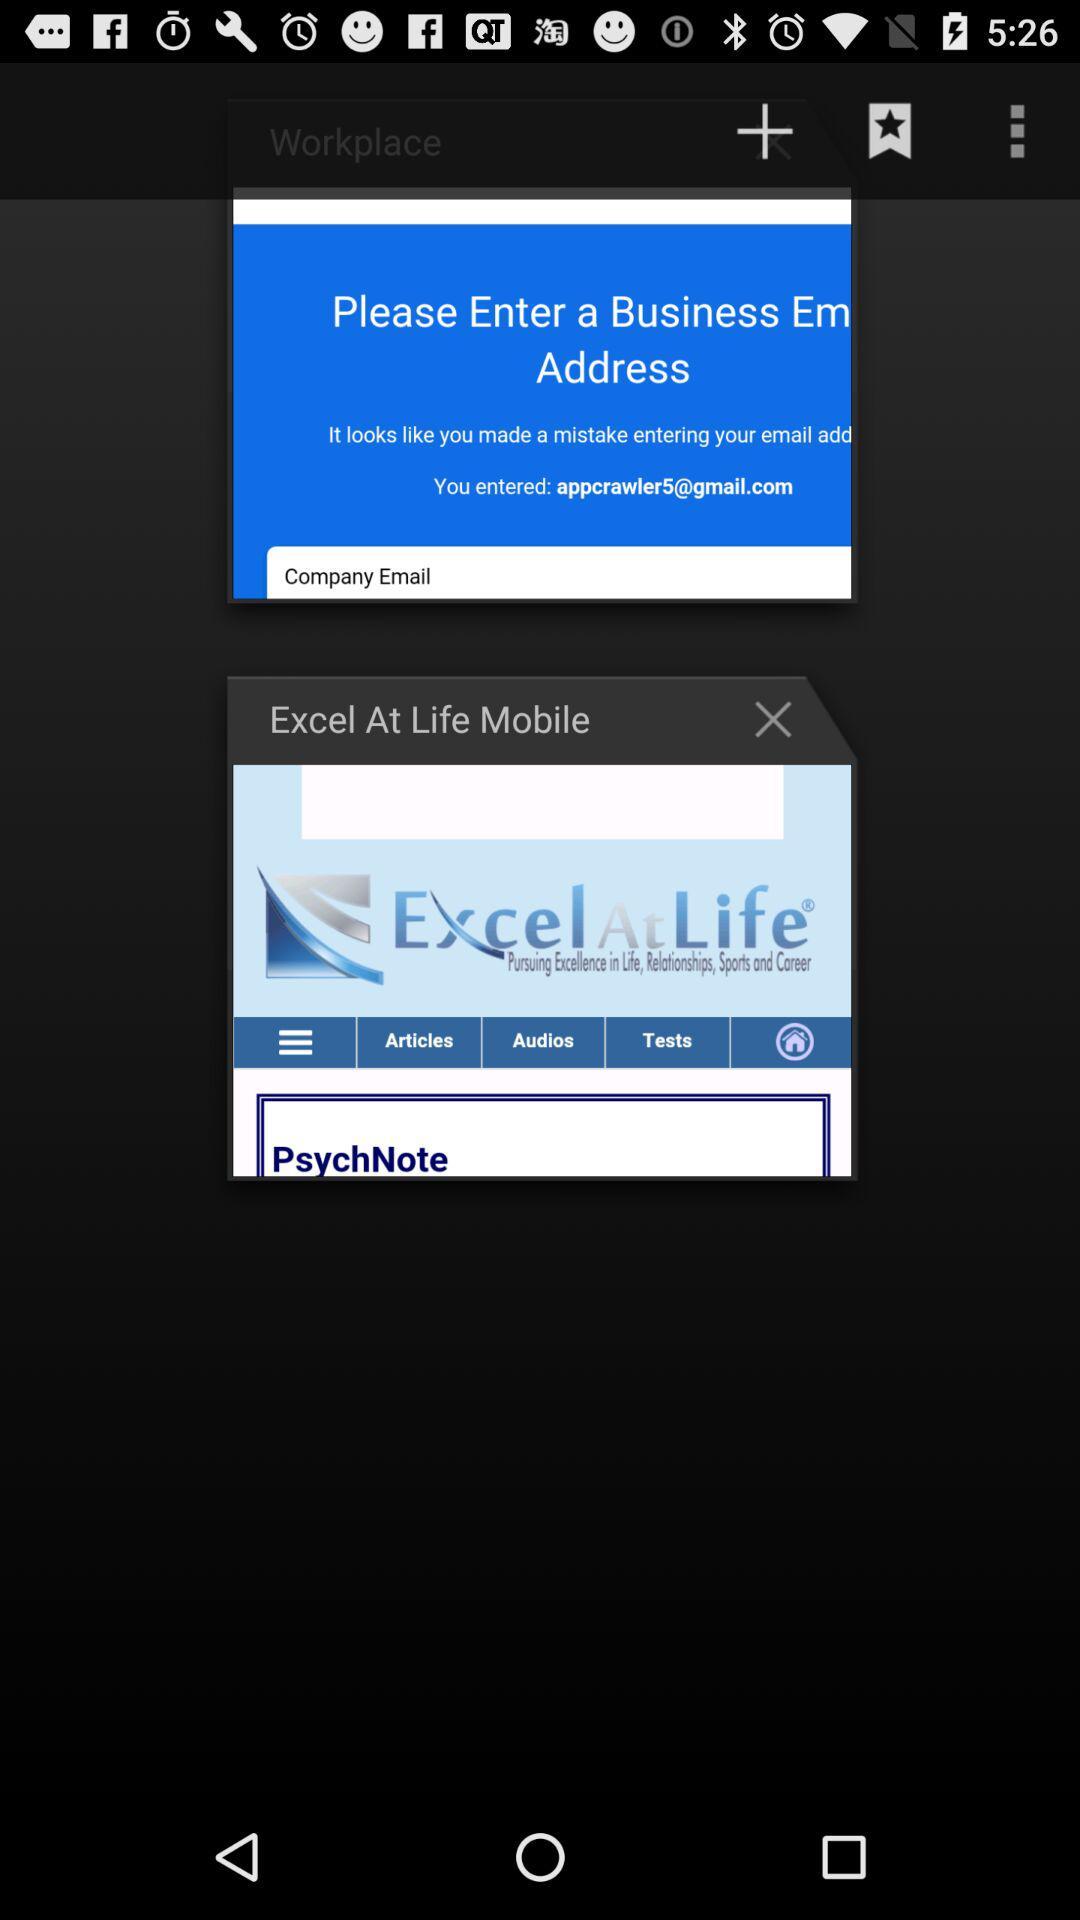 The height and width of the screenshot is (1920, 1080). Describe the element at coordinates (782, 767) in the screenshot. I see `the close icon` at that location.